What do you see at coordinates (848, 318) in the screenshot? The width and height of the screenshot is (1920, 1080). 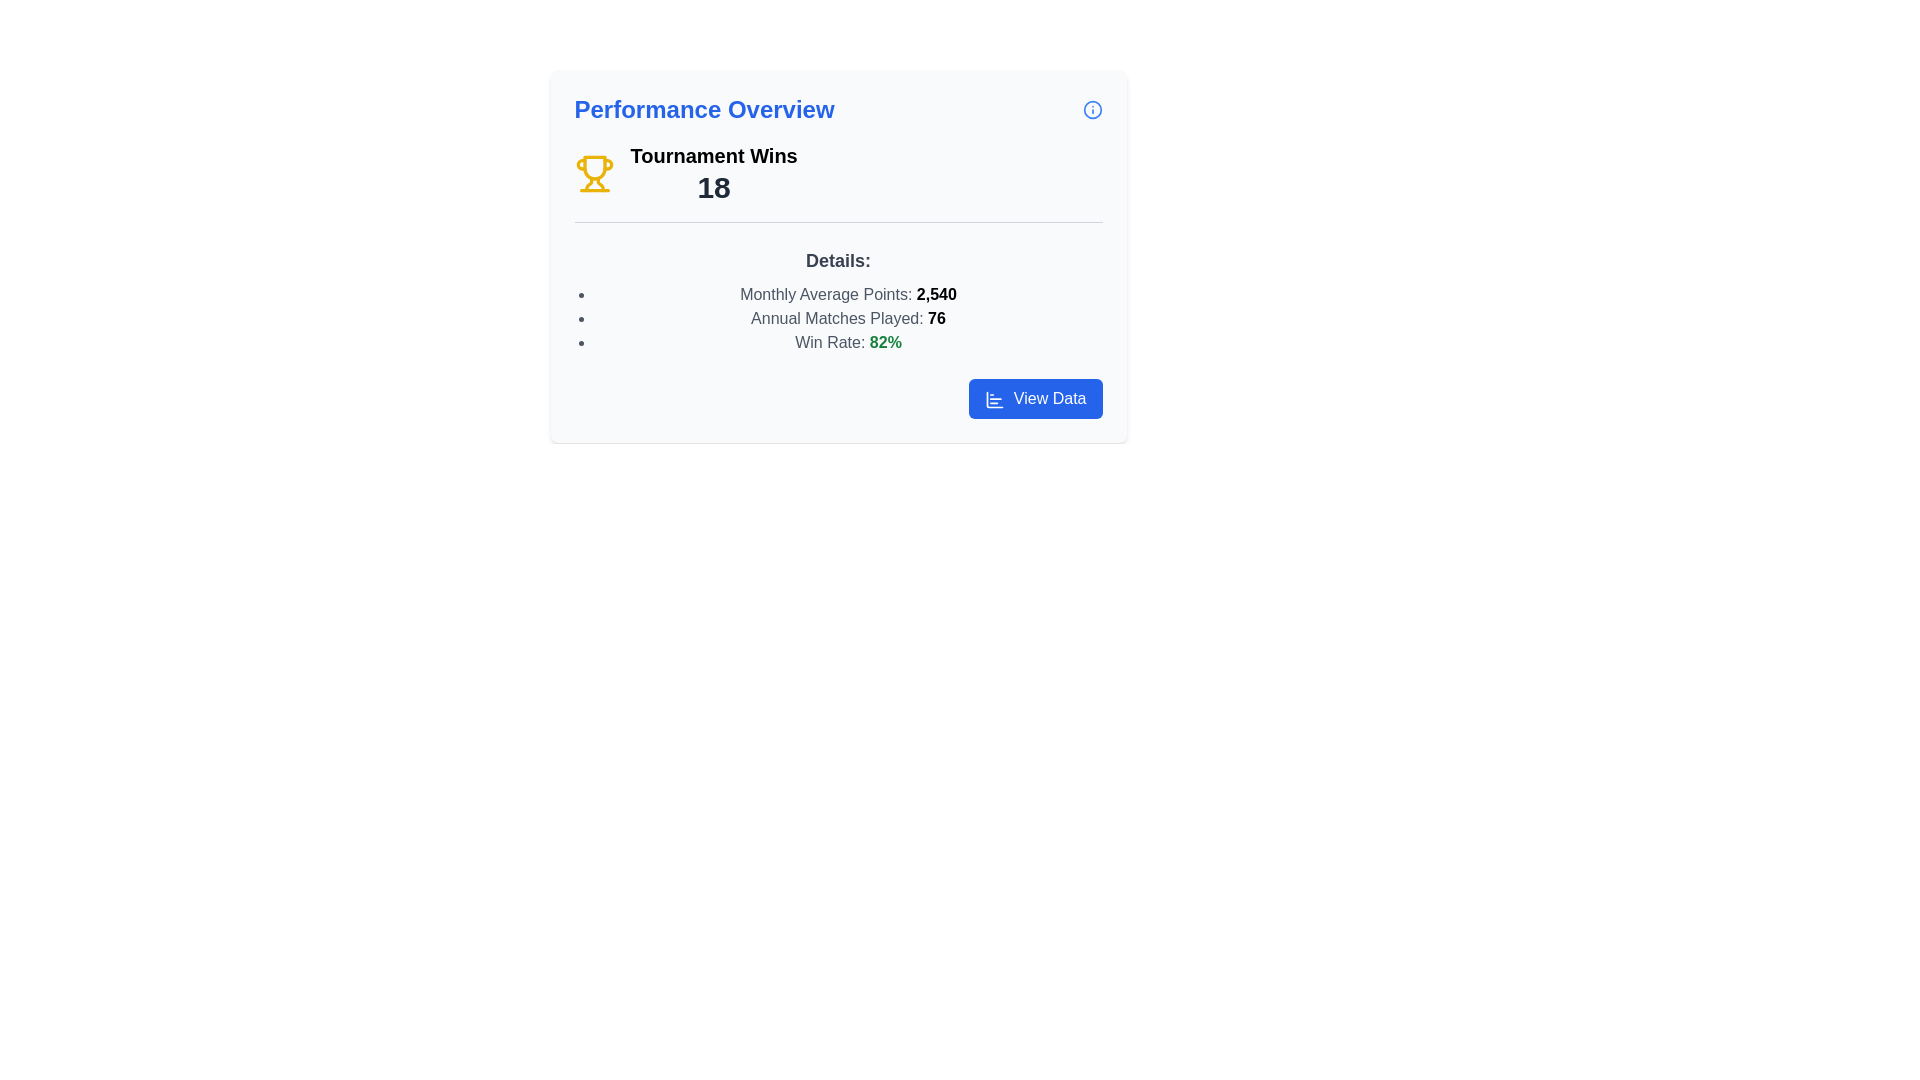 I see `the text label displaying 'Annual Matches Played: 76', which is the second item in a bulleted list under the 'Details:' label in a summary card layout` at bounding box center [848, 318].